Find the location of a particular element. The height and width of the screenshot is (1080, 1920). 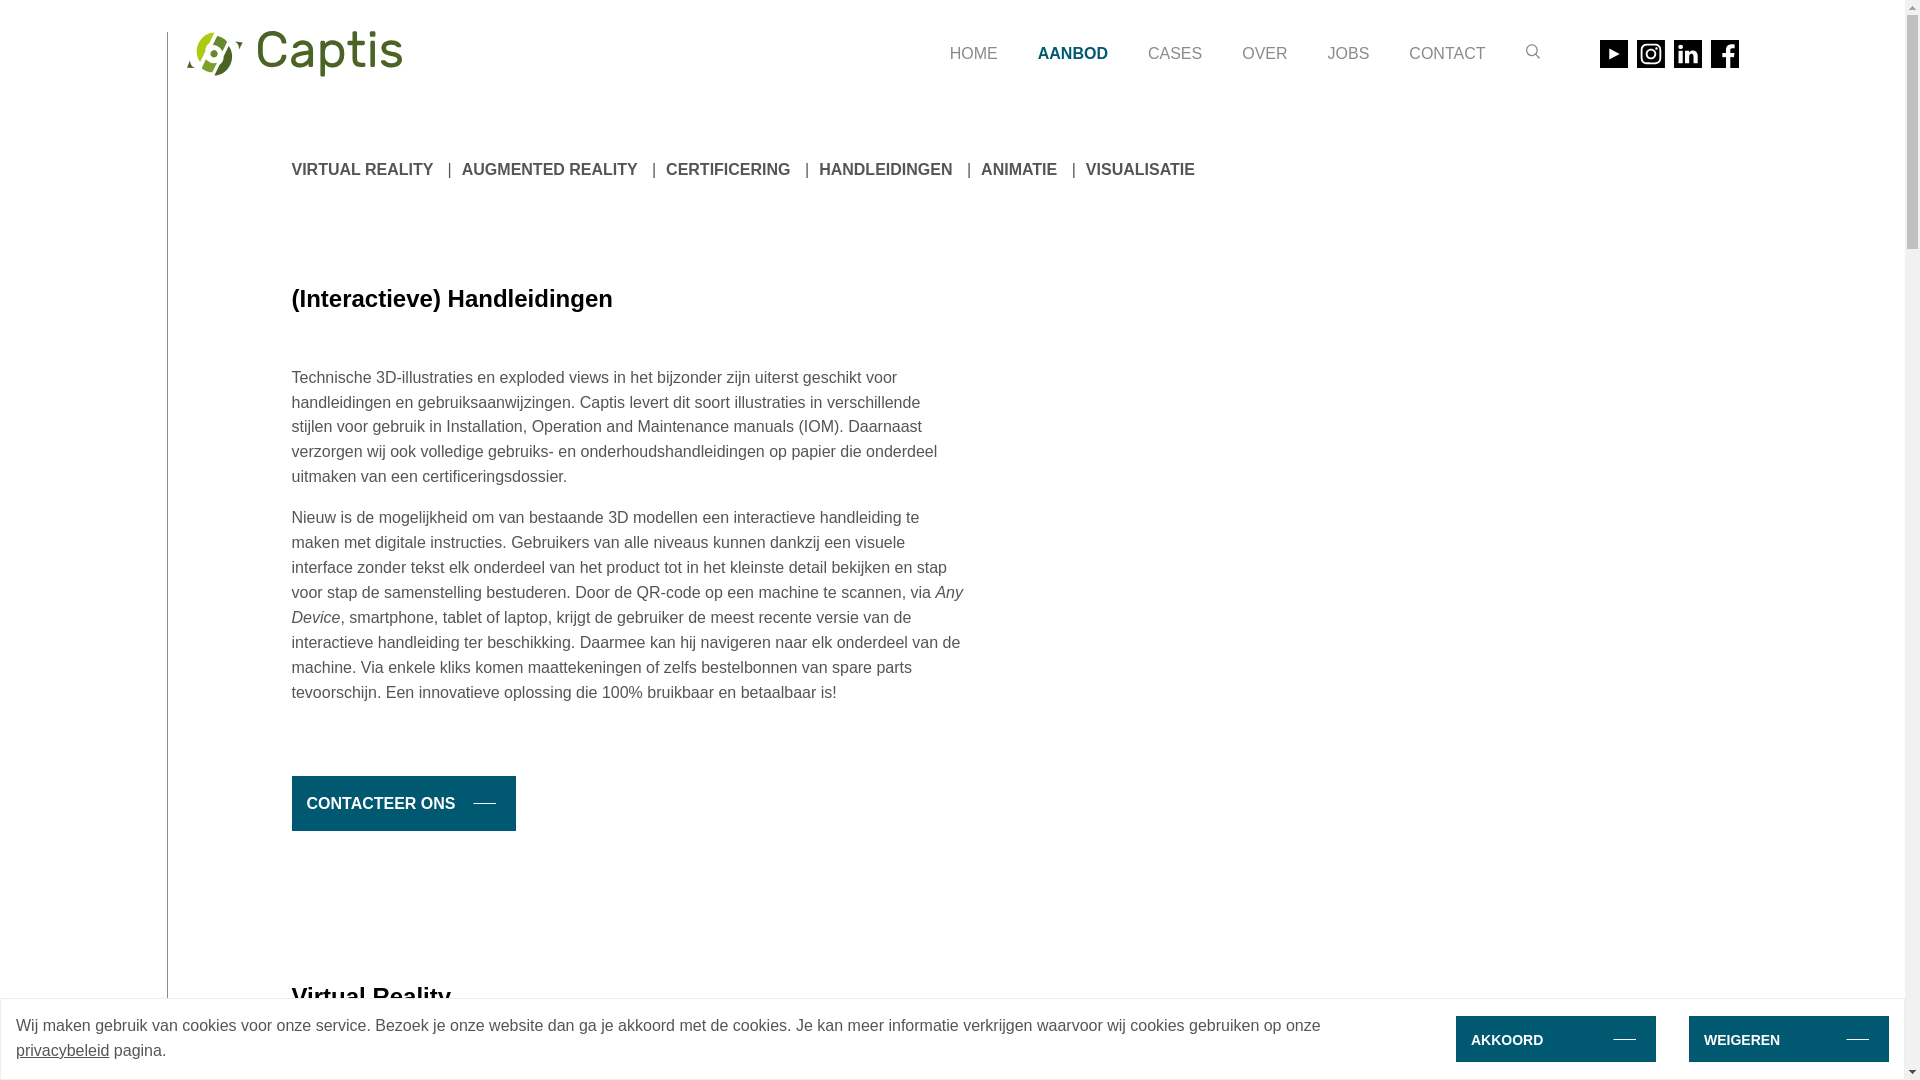

'JOBS' is located at coordinates (1348, 53).